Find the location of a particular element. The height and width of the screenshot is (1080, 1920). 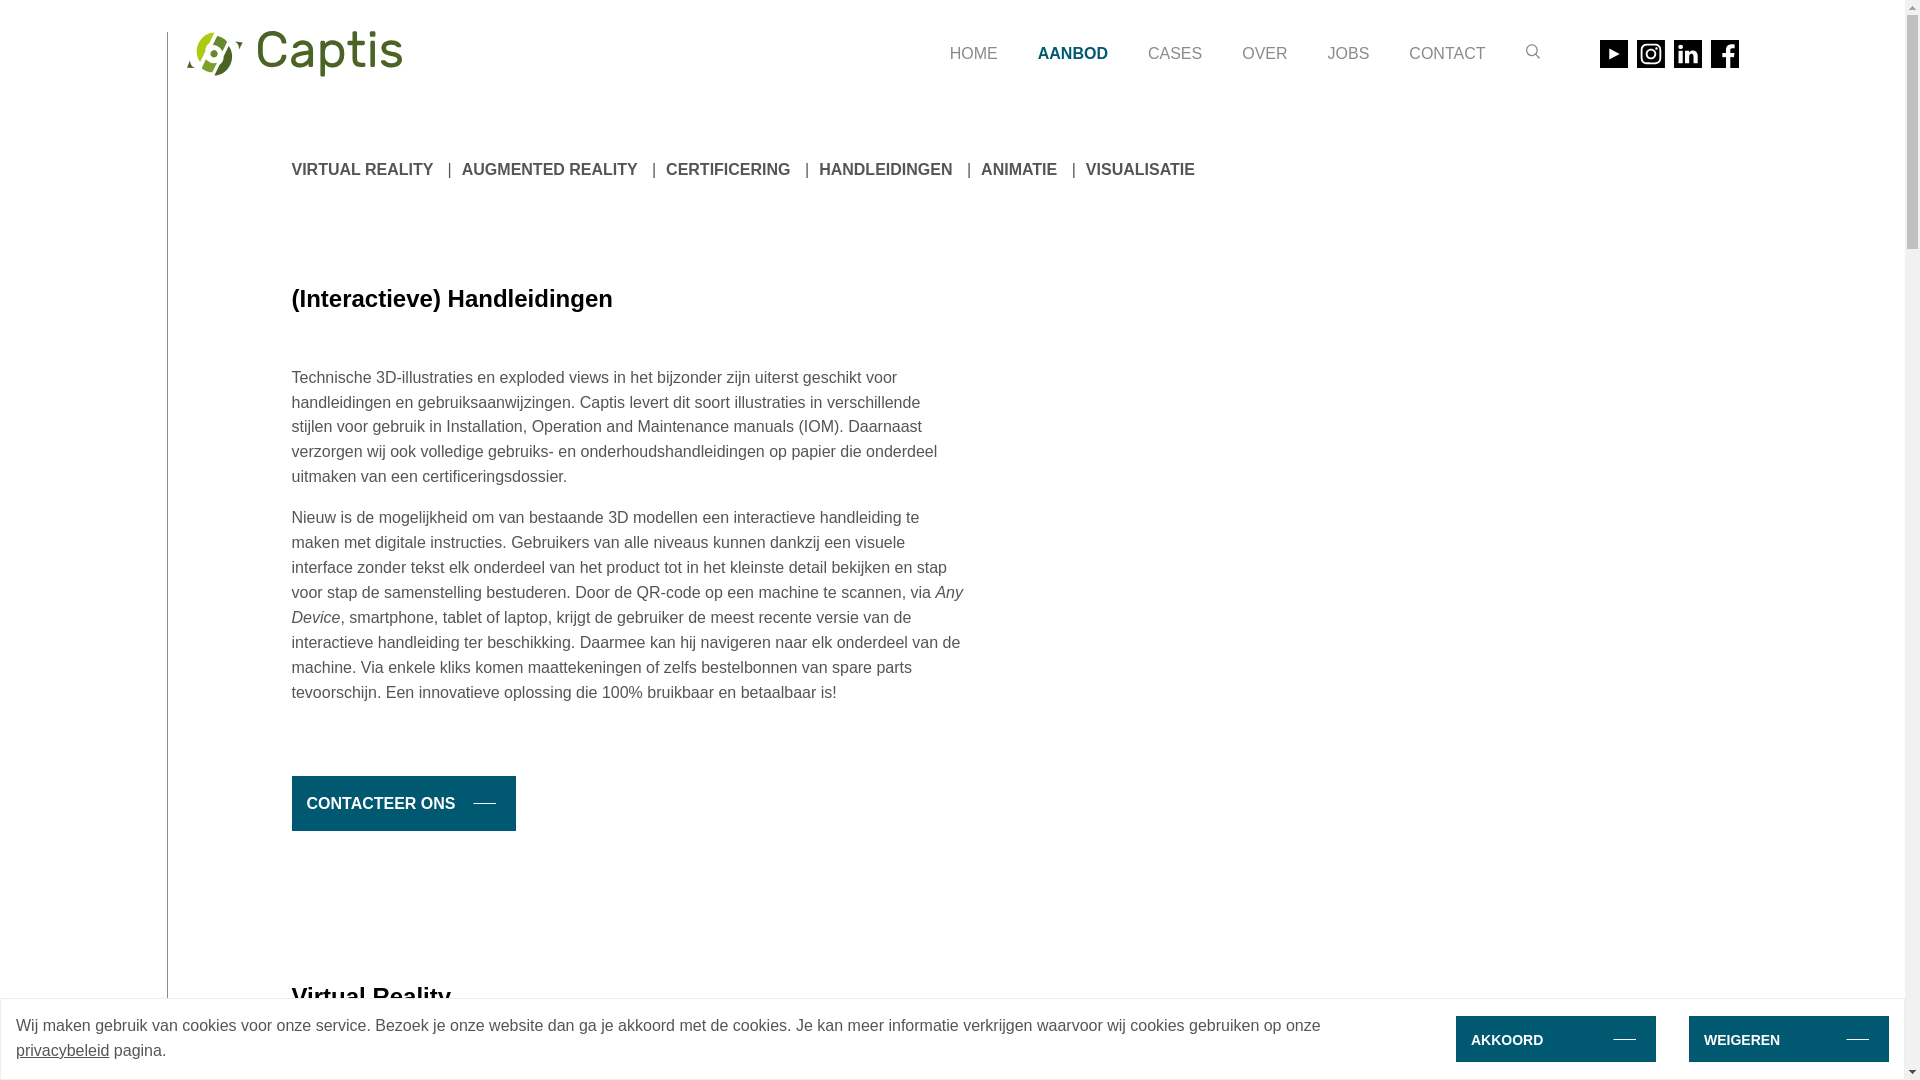

'JOBS' is located at coordinates (1348, 53).